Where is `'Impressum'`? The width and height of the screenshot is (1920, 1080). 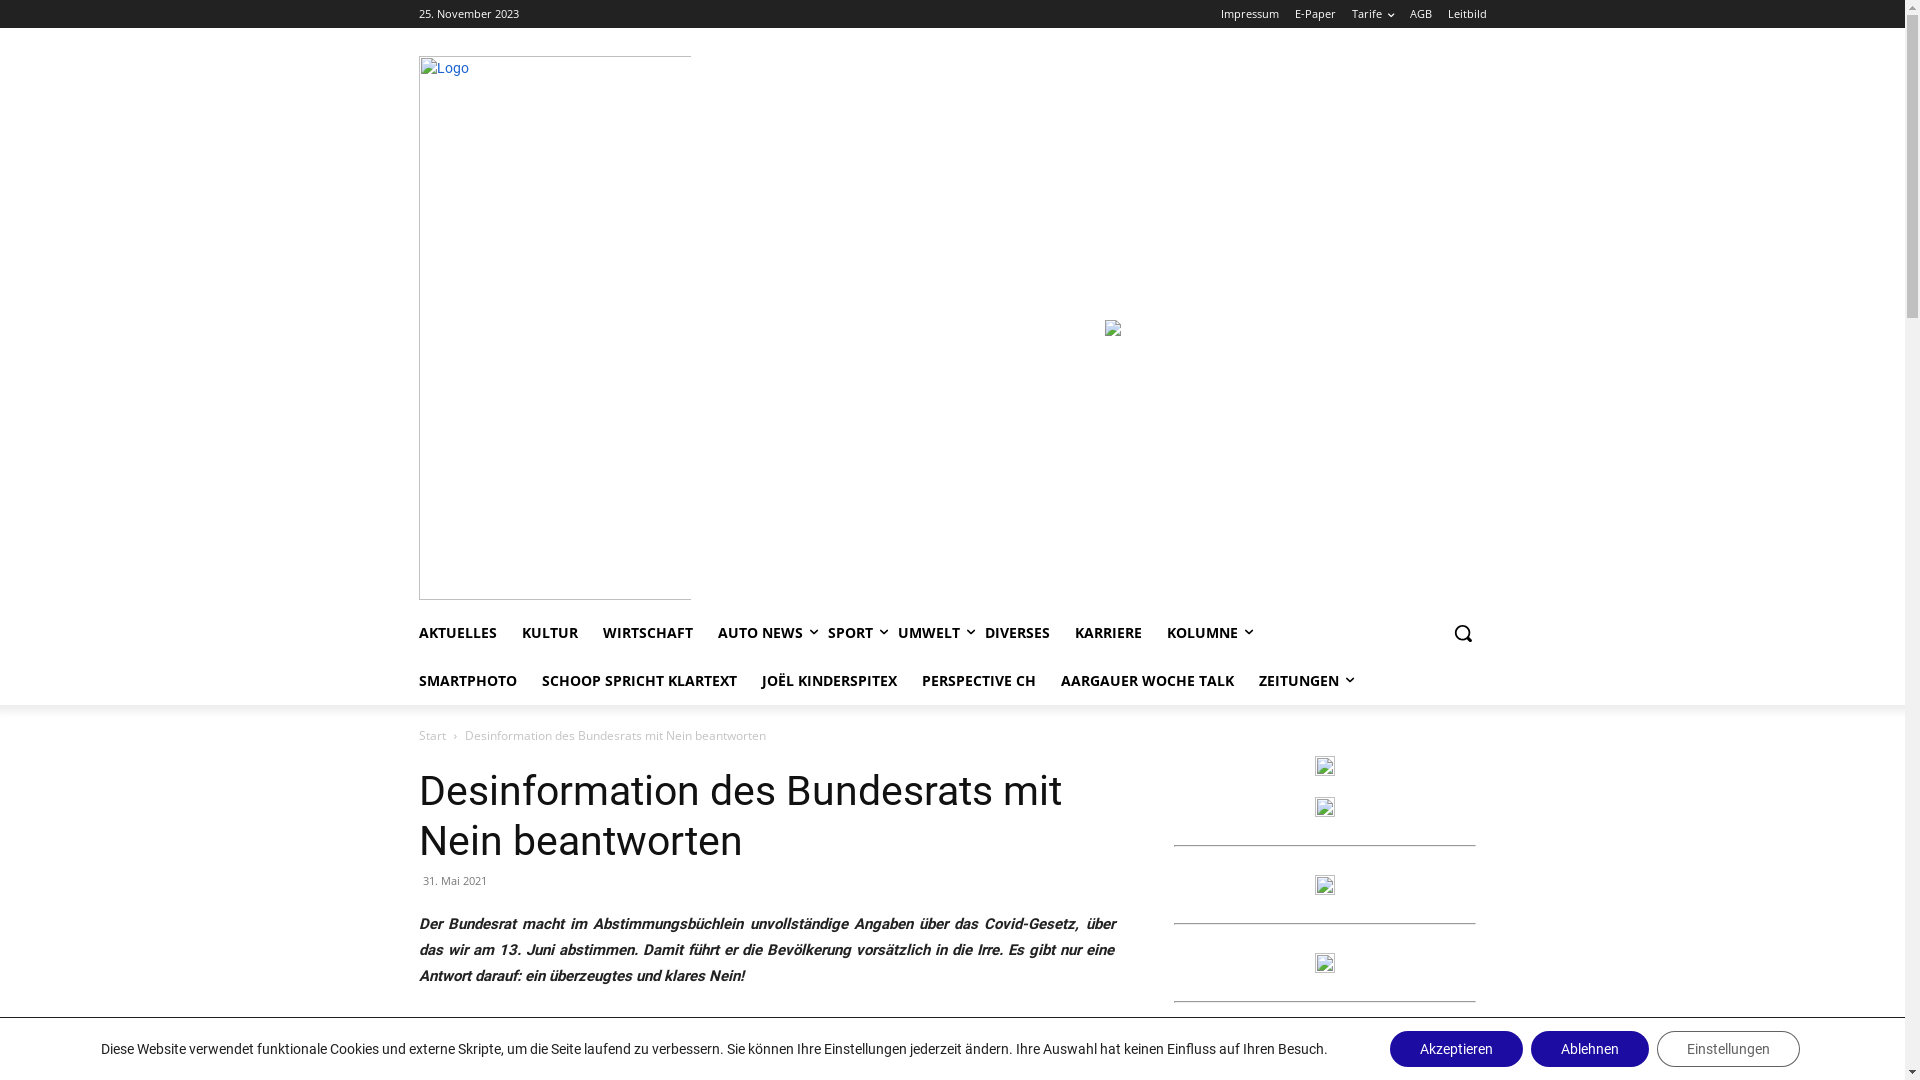 'Impressum' is located at coordinates (1247, 14).